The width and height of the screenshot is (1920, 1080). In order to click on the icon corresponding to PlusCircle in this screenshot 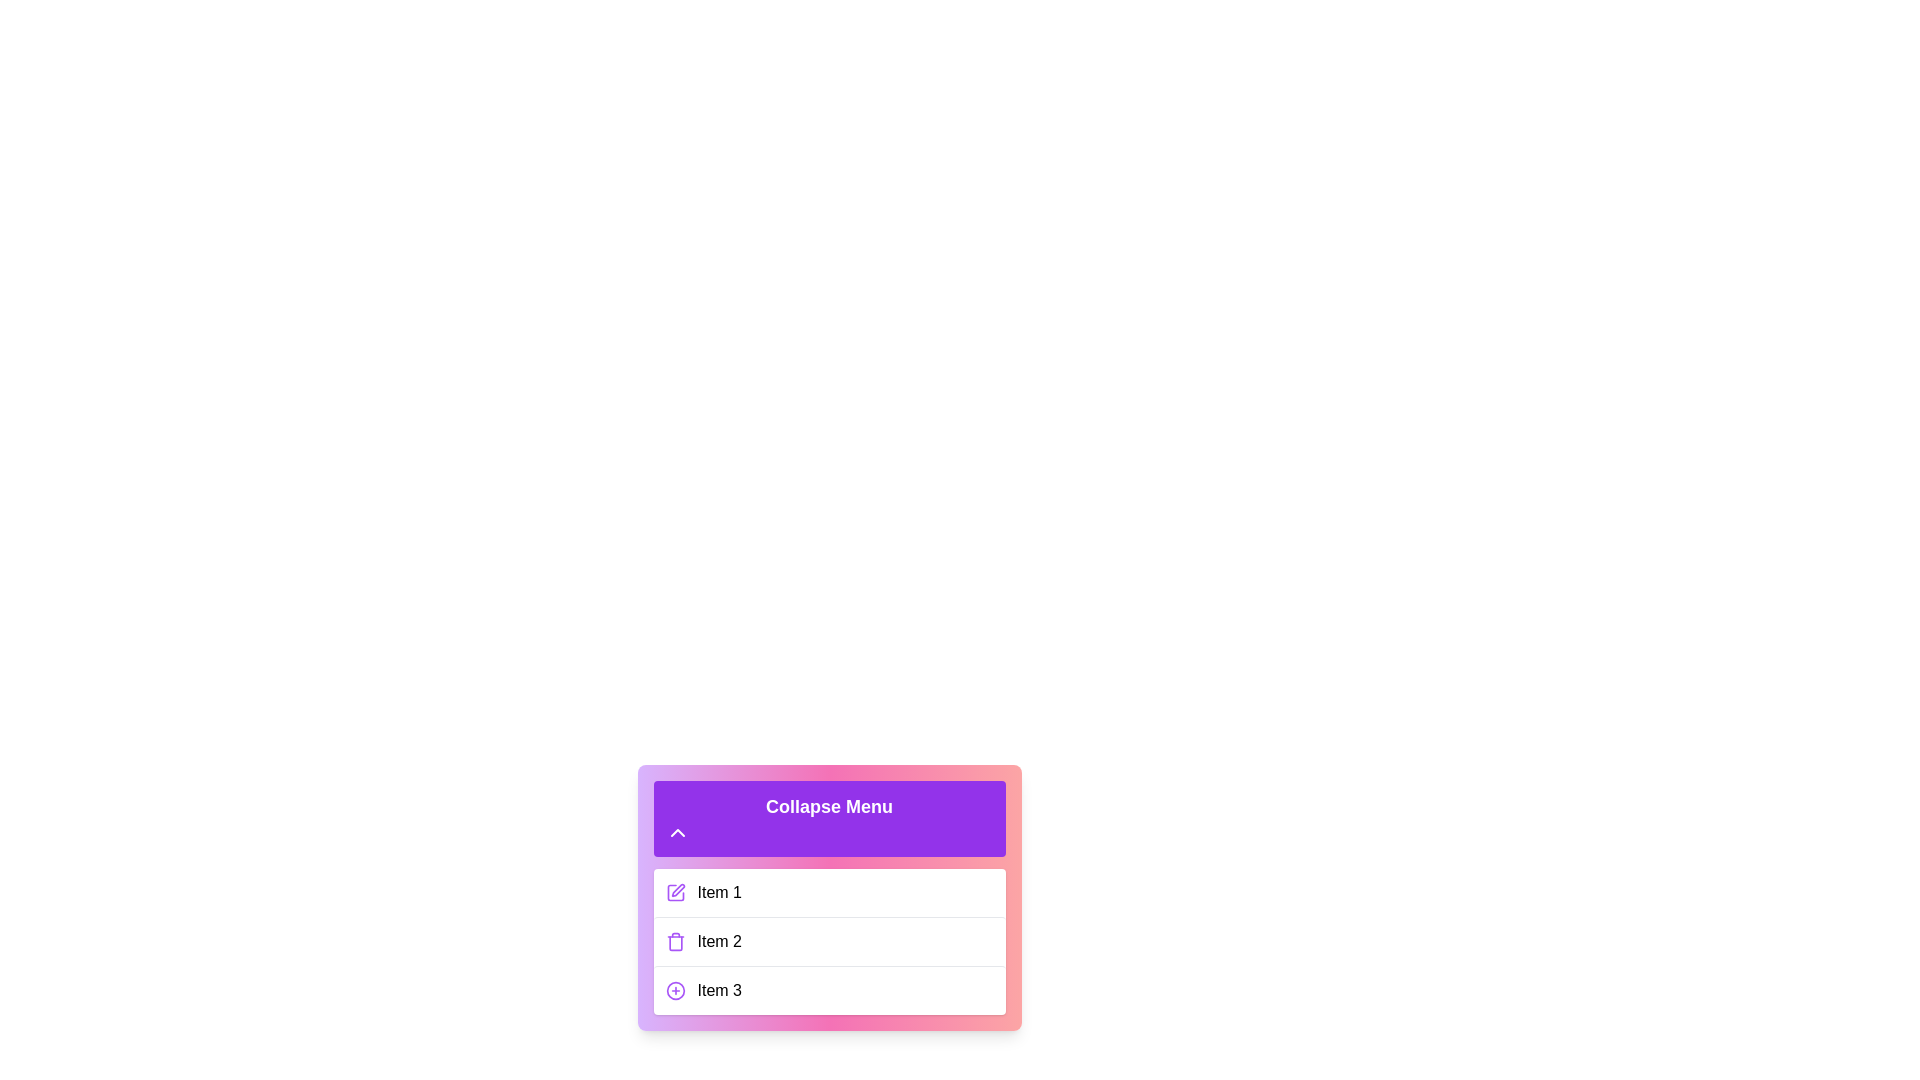, I will do `click(675, 991)`.